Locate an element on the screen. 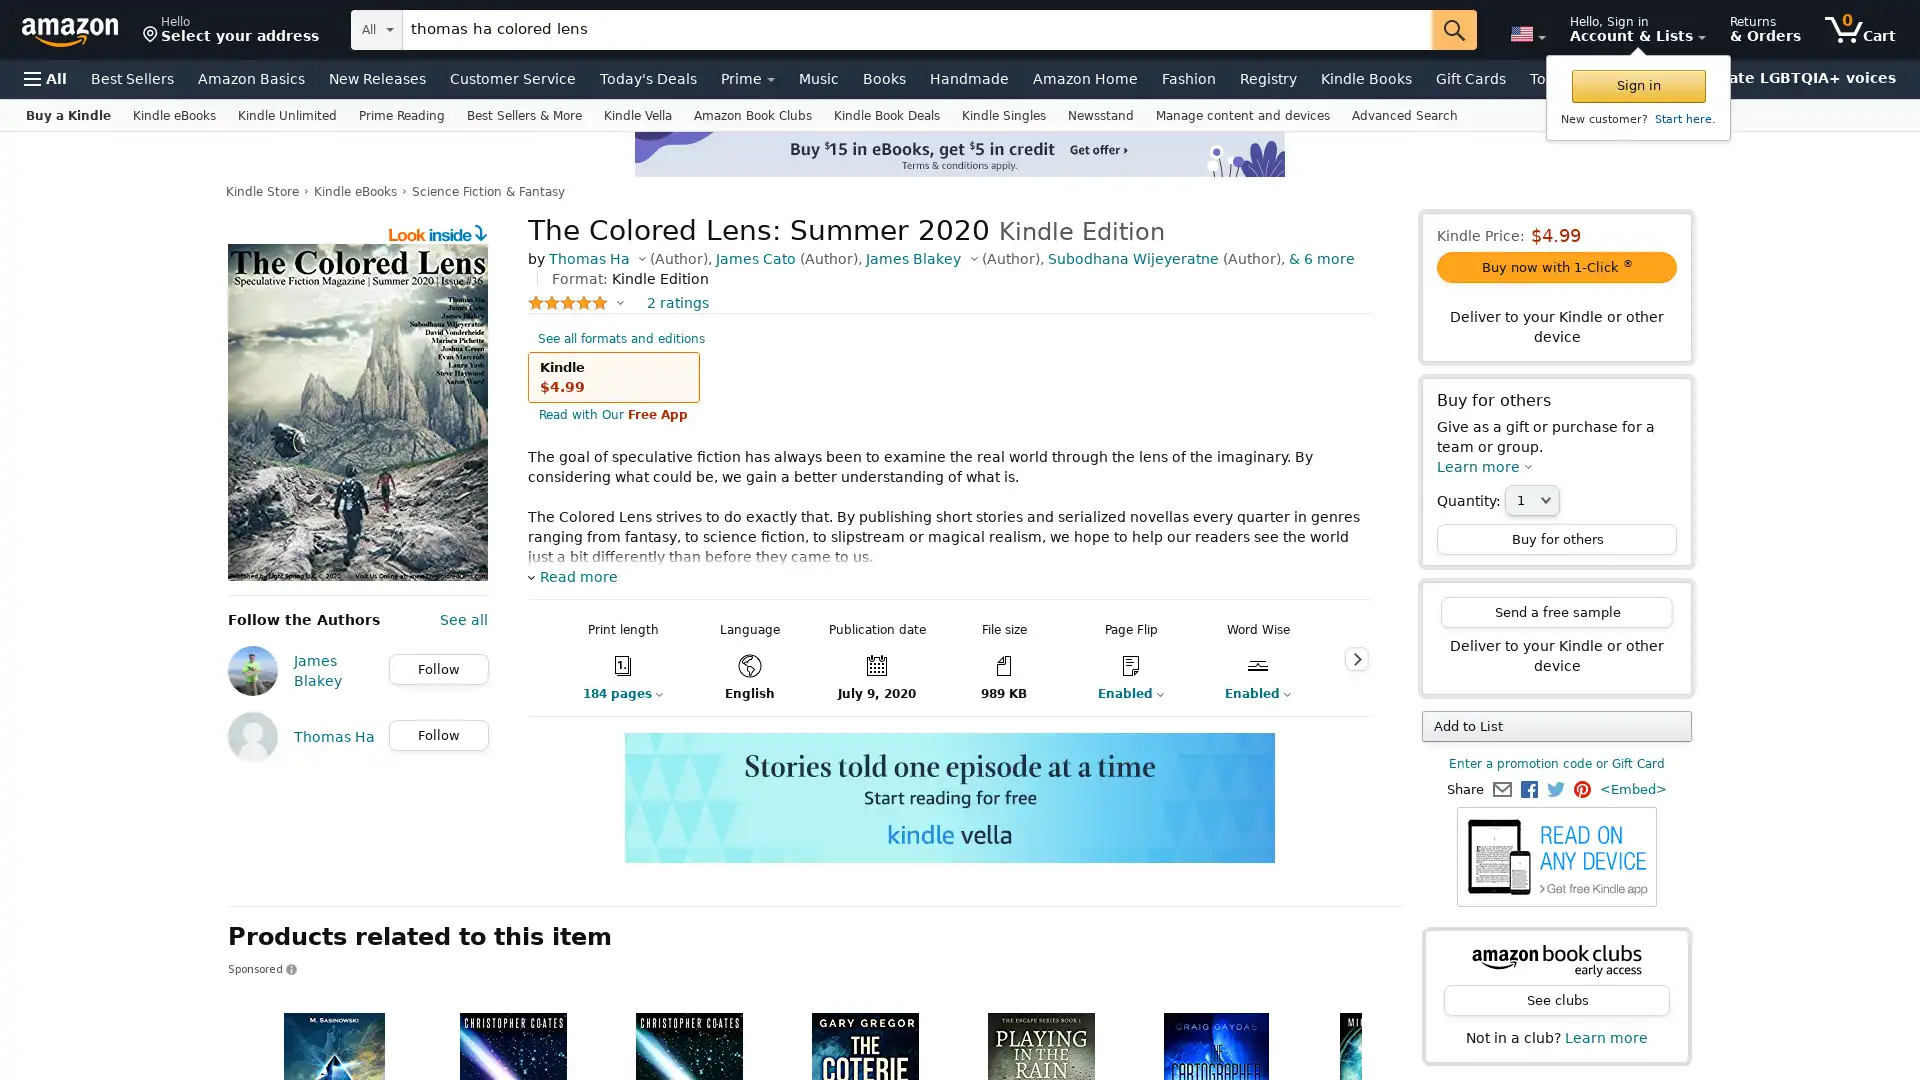 The width and height of the screenshot is (1920, 1080). See clubs is located at coordinates (1555, 1000).